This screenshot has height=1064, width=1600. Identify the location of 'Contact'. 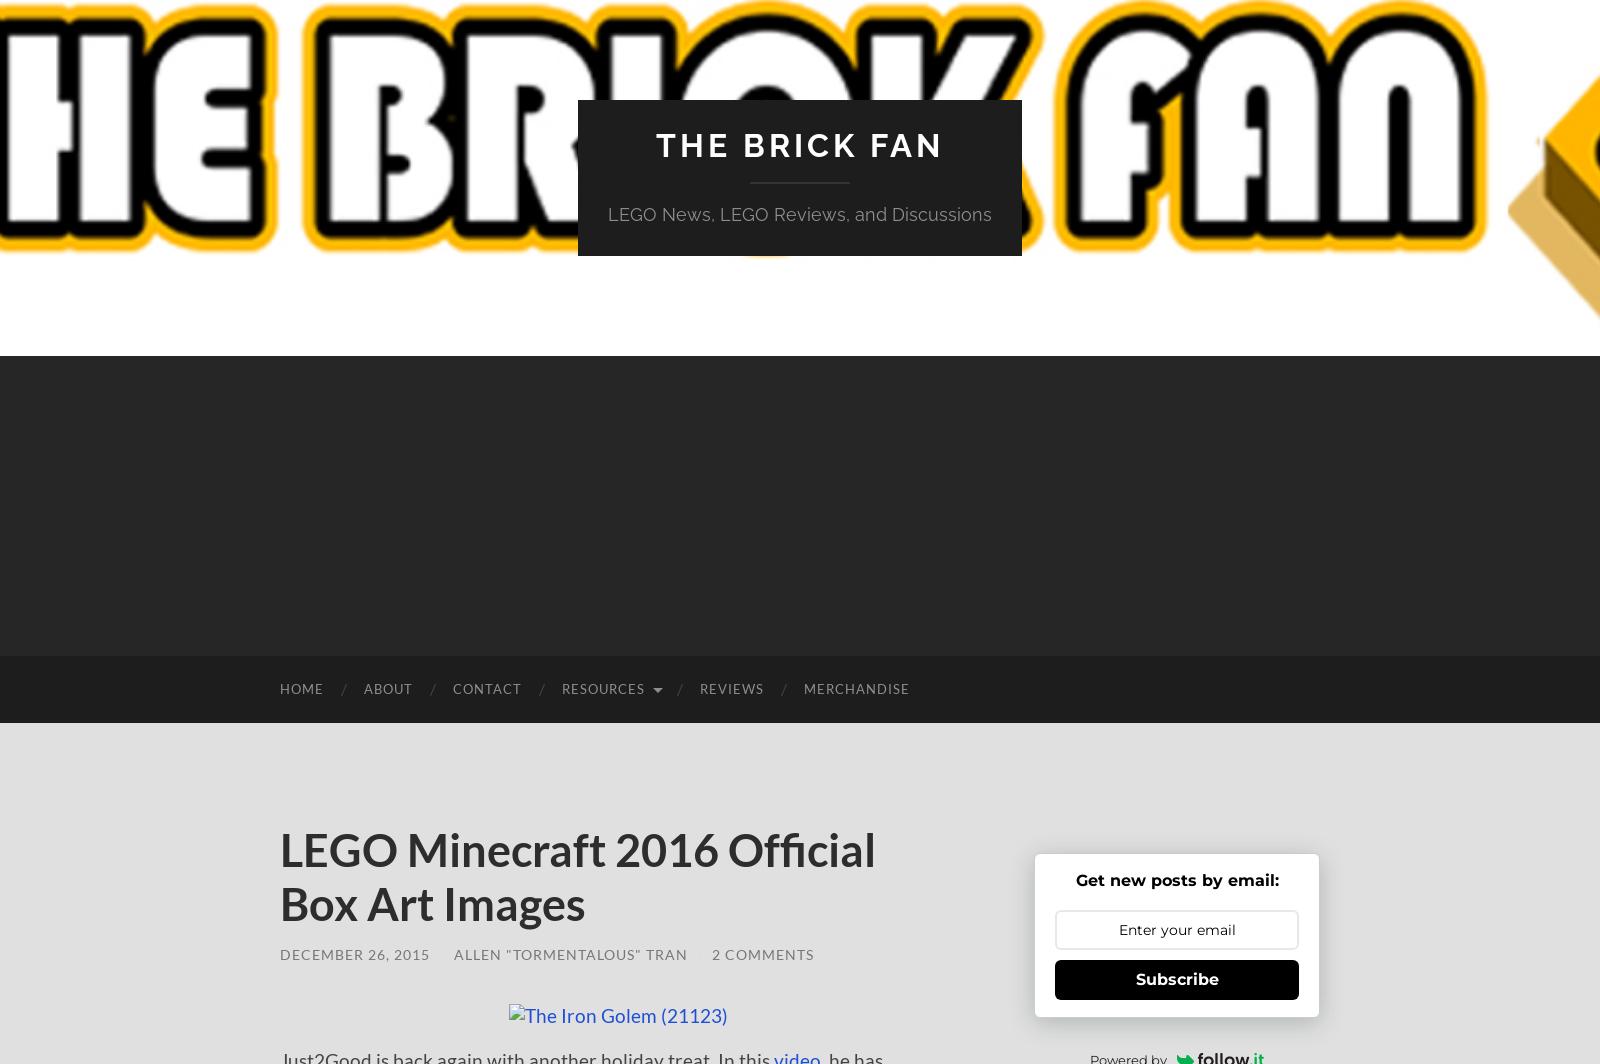
(486, 689).